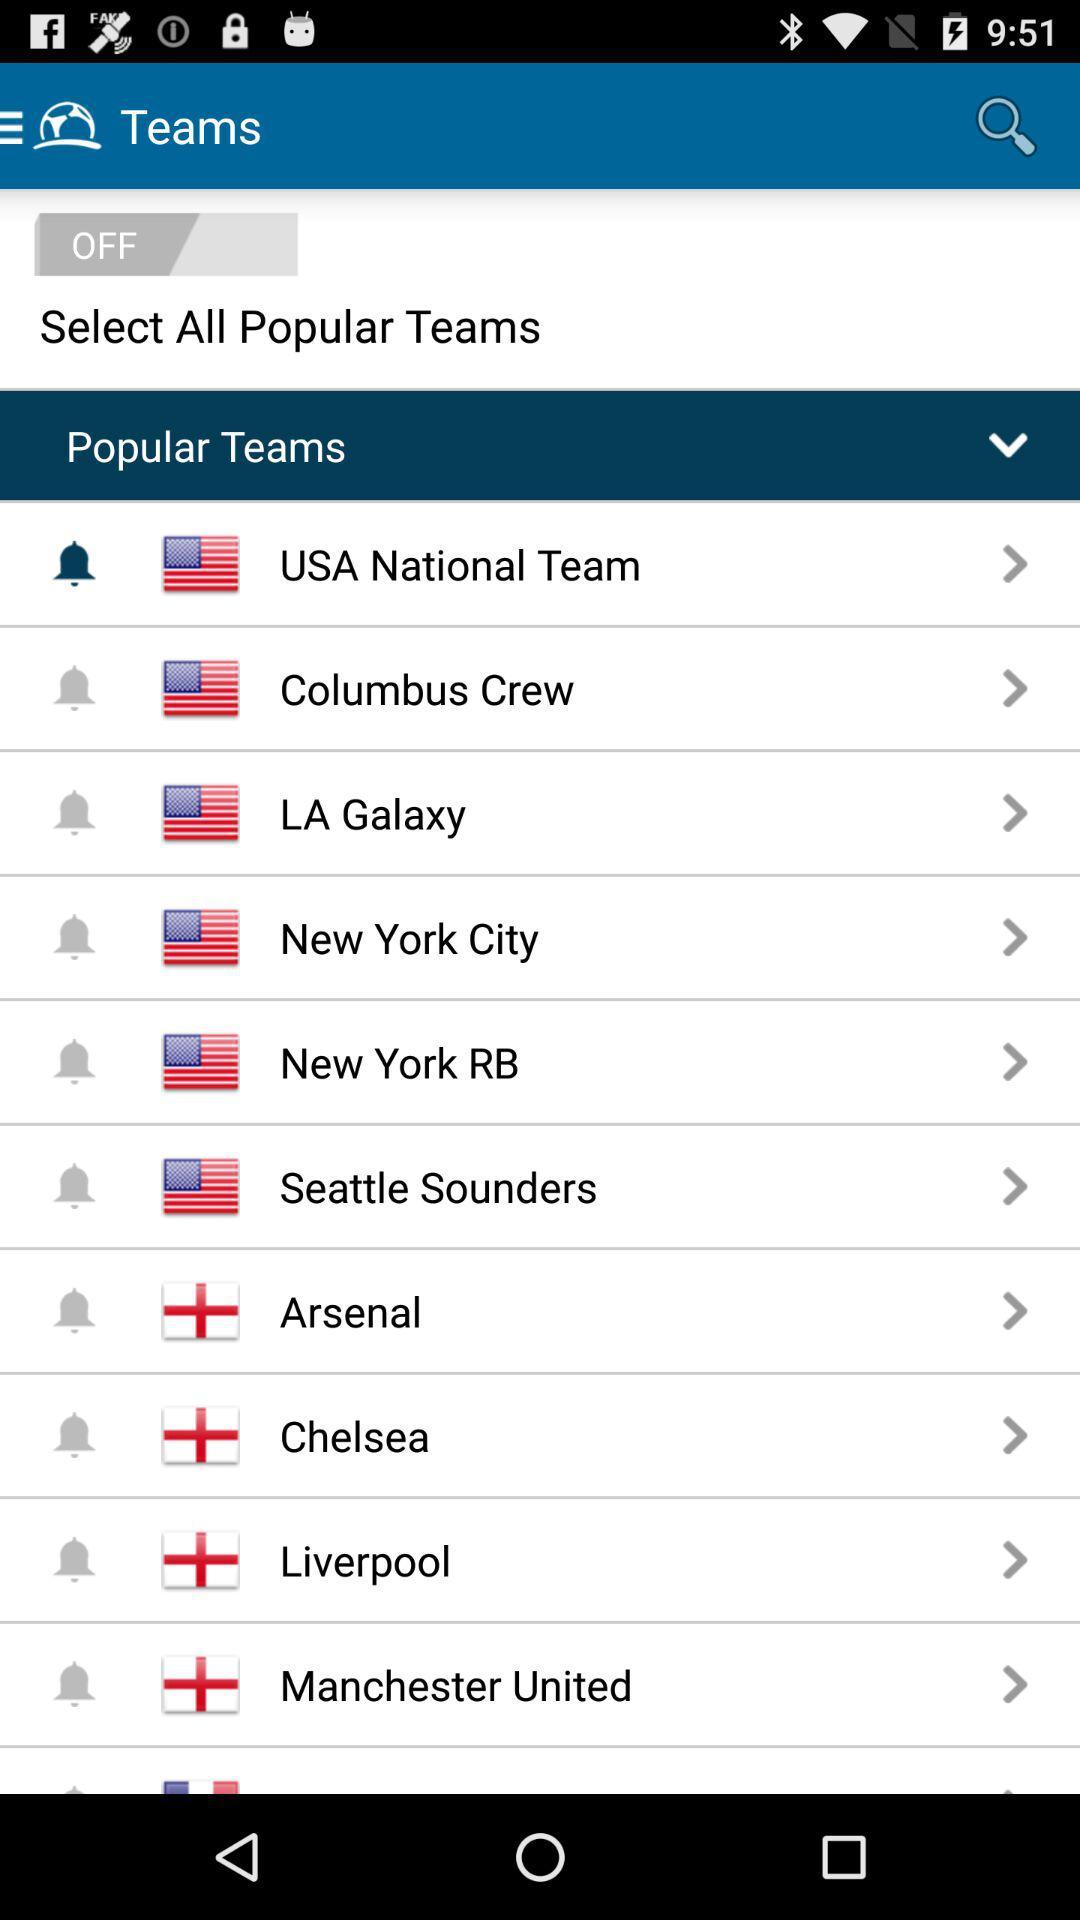  What do you see at coordinates (1015, 935) in the screenshot?
I see `the fourth arrow option which is beside the text network city` at bounding box center [1015, 935].